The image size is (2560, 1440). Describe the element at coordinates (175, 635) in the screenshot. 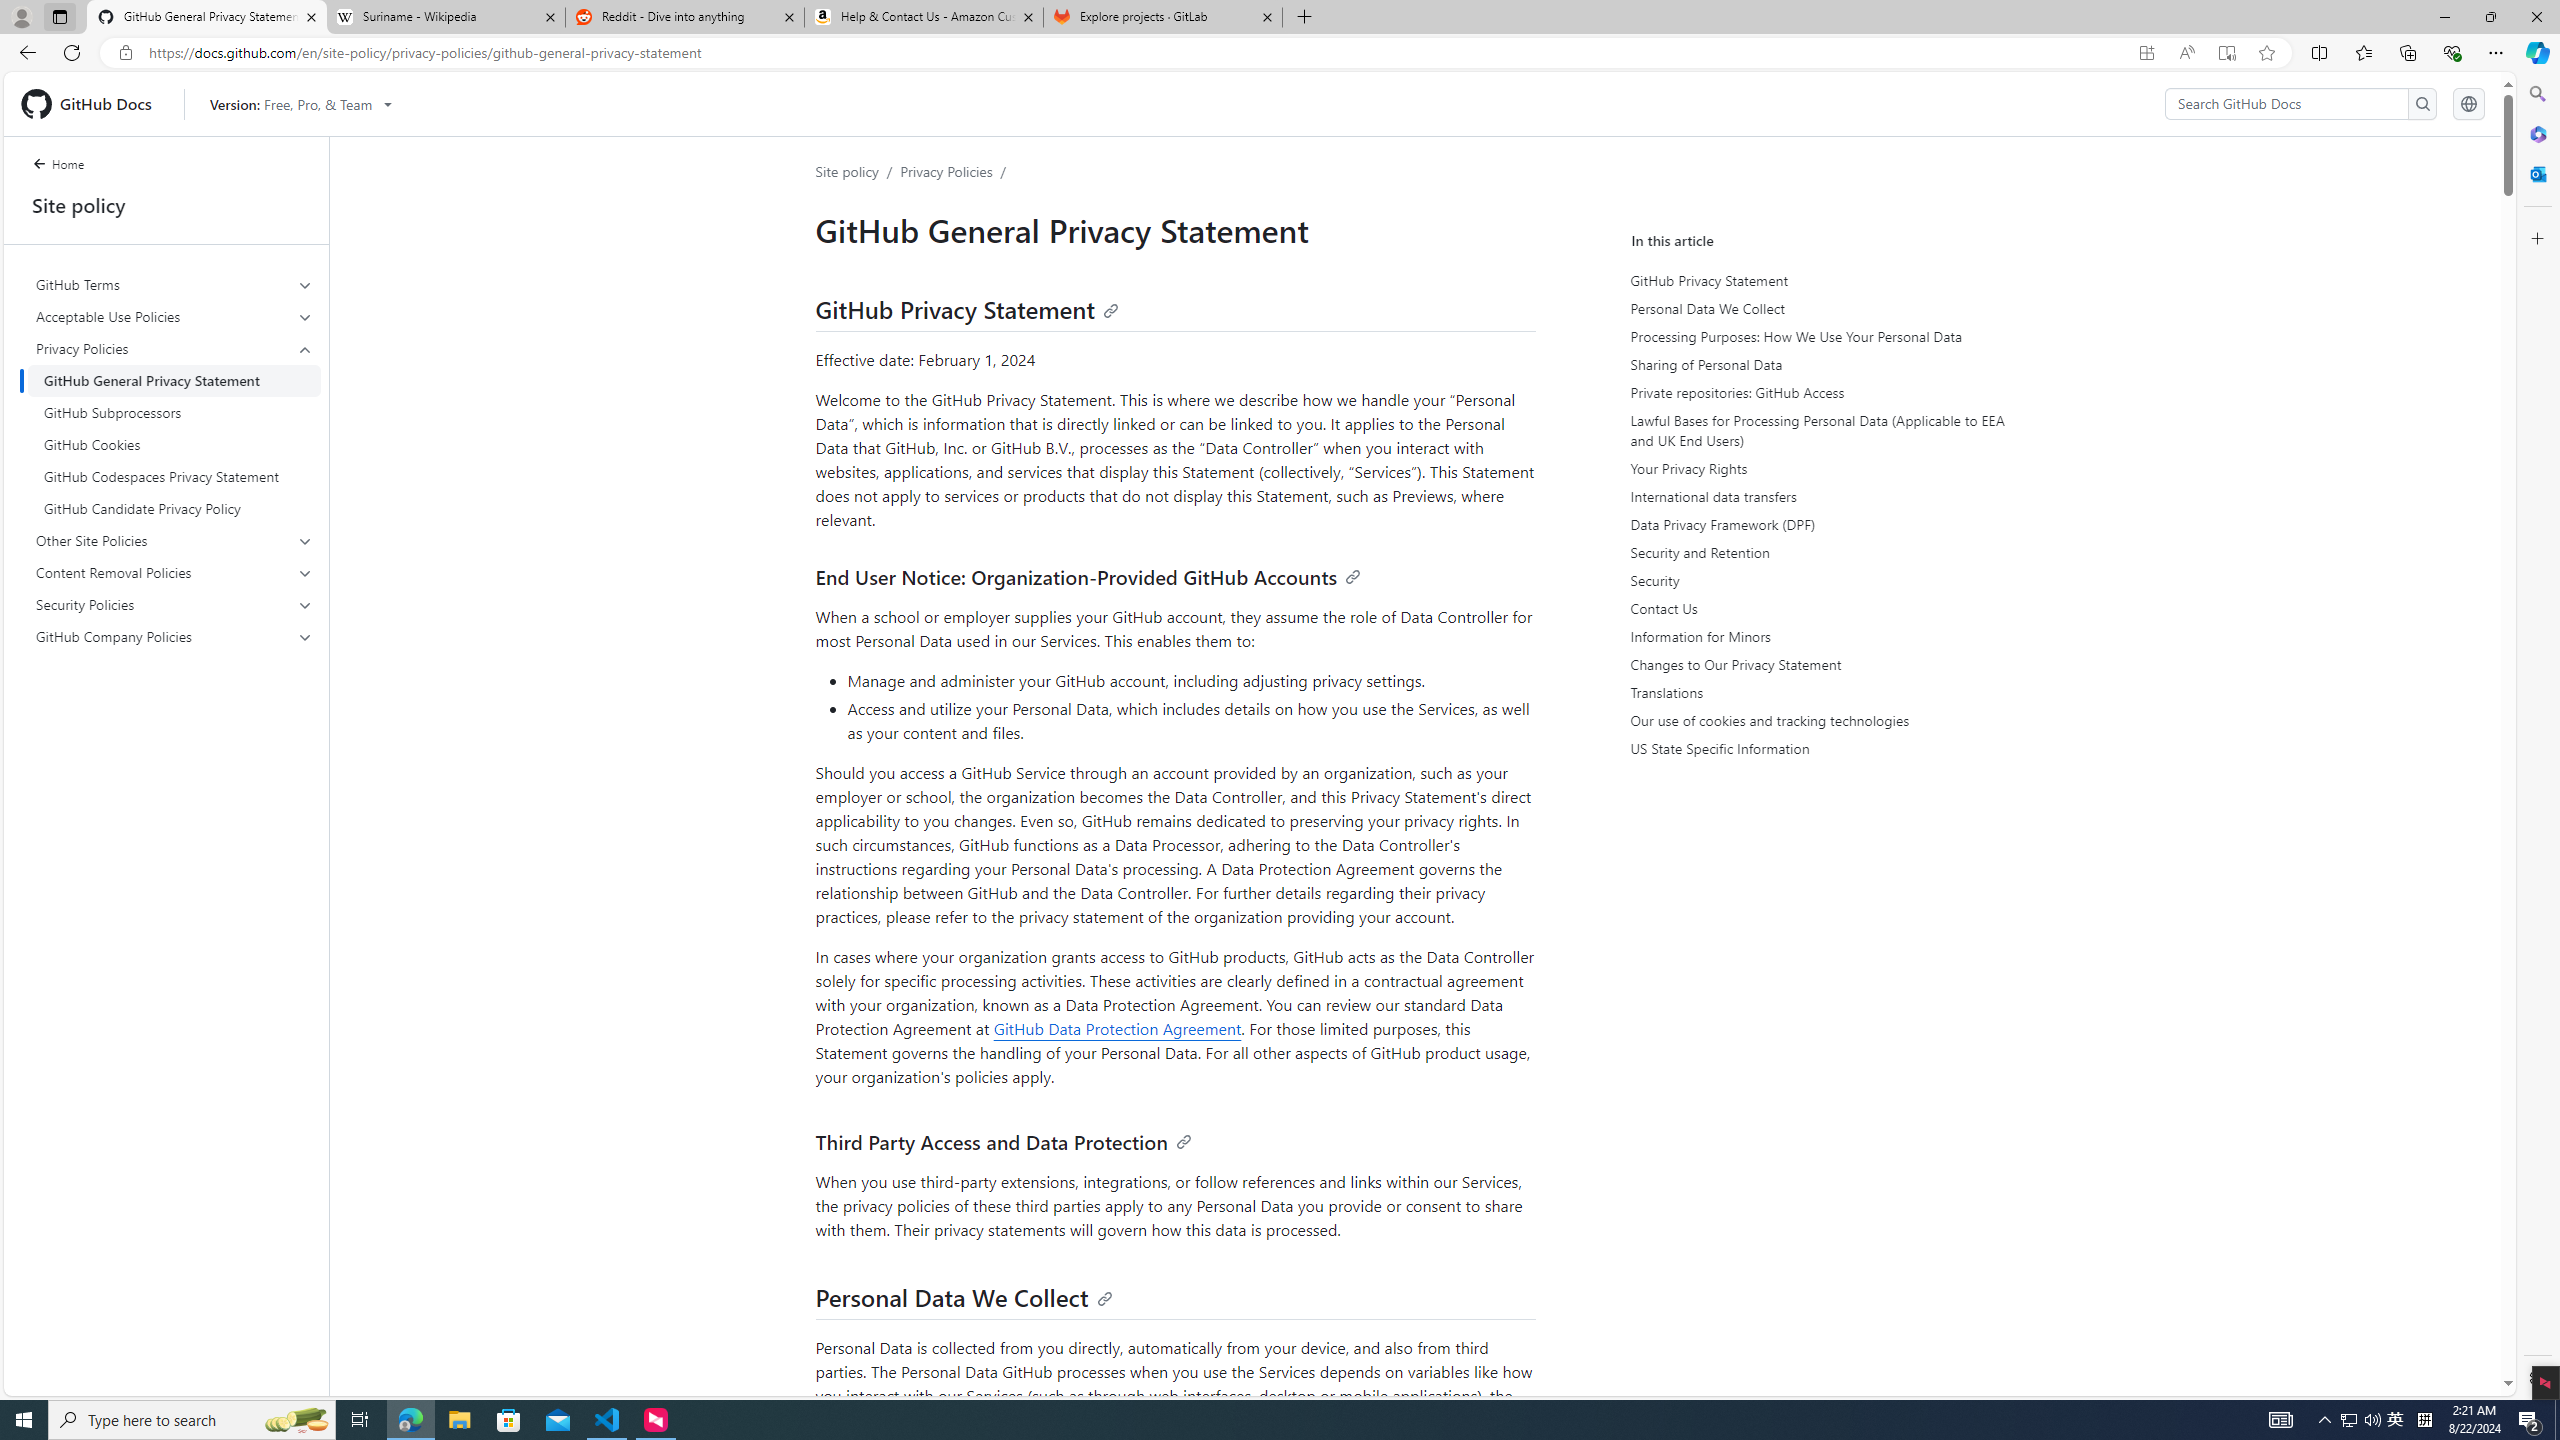

I see `'GitHub Company Policies'` at that location.